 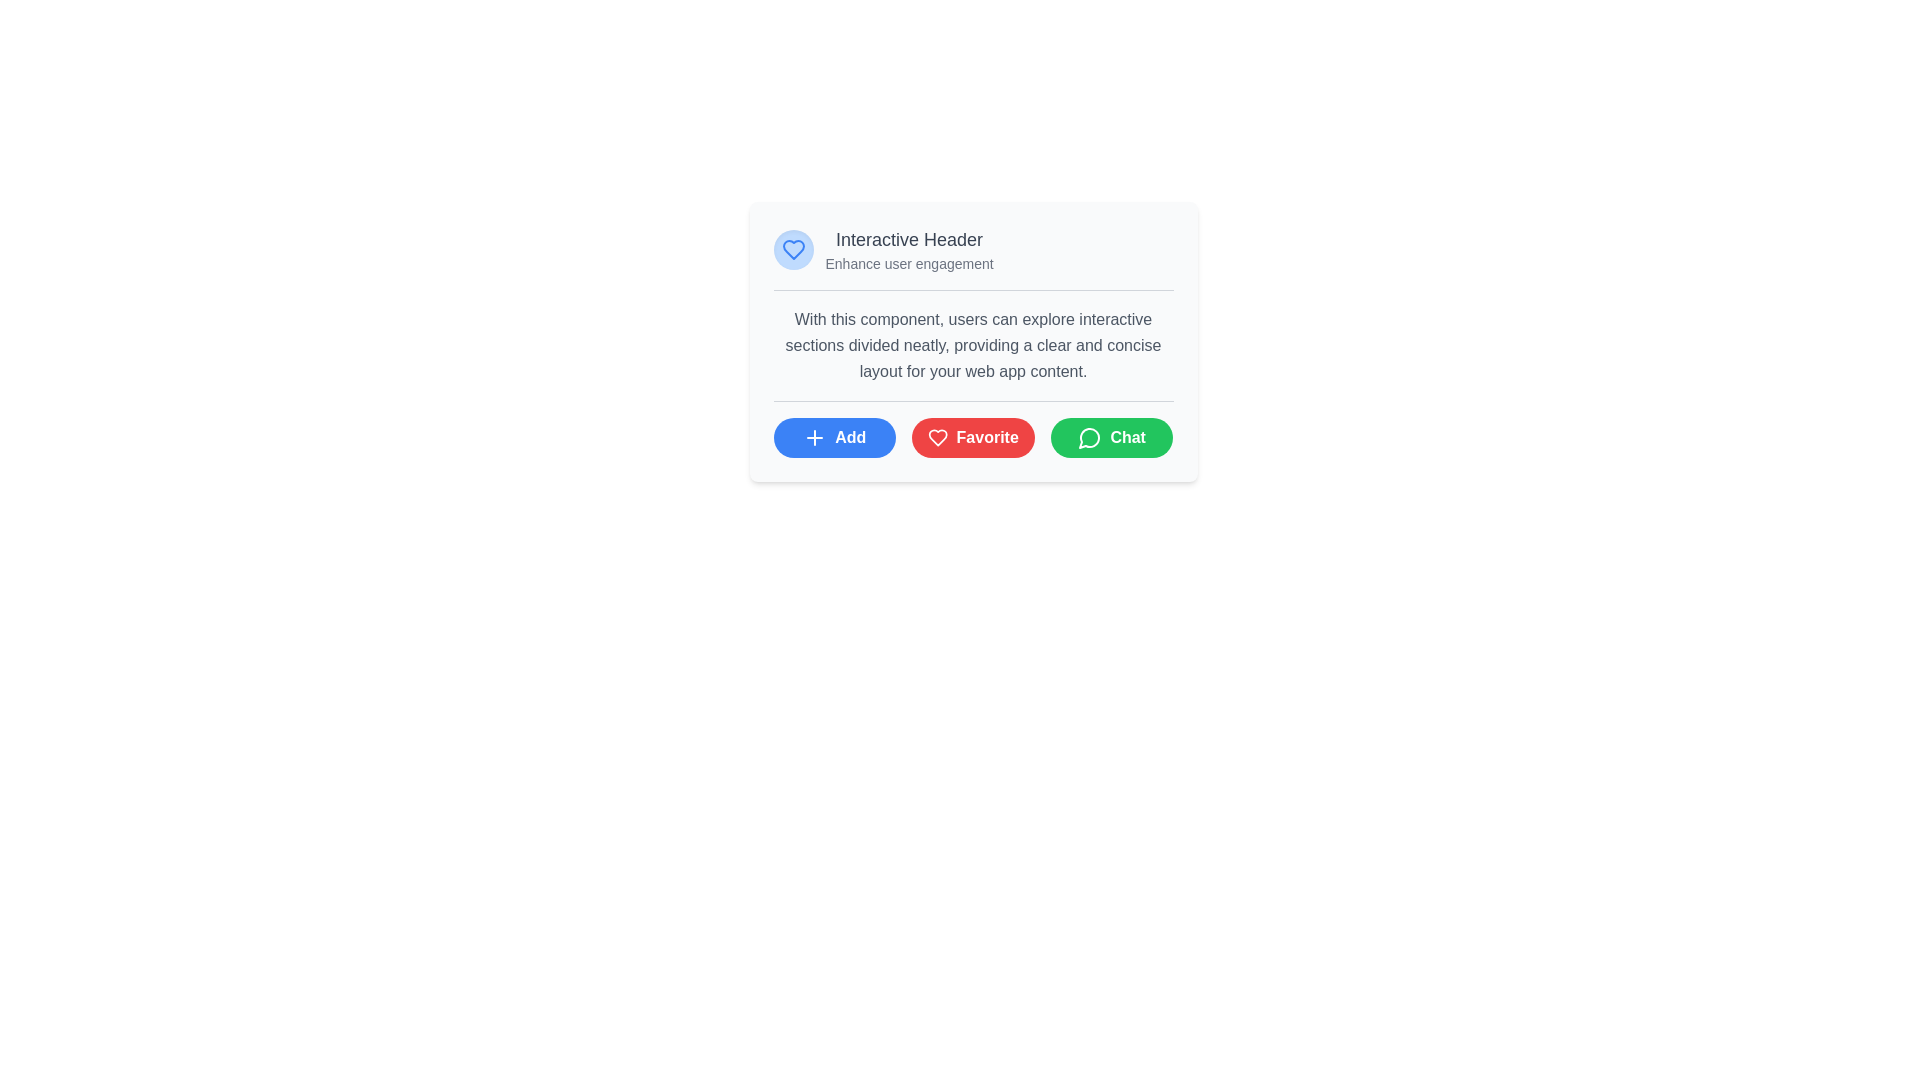 What do you see at coordinates (908, 262) in the screenshot?
I see `static text element displaying 'Enhance user engagement', which is styled in a smaller, lighter gray font and positioned below the 'Interactive Header'` at bounding box center [908, 262].